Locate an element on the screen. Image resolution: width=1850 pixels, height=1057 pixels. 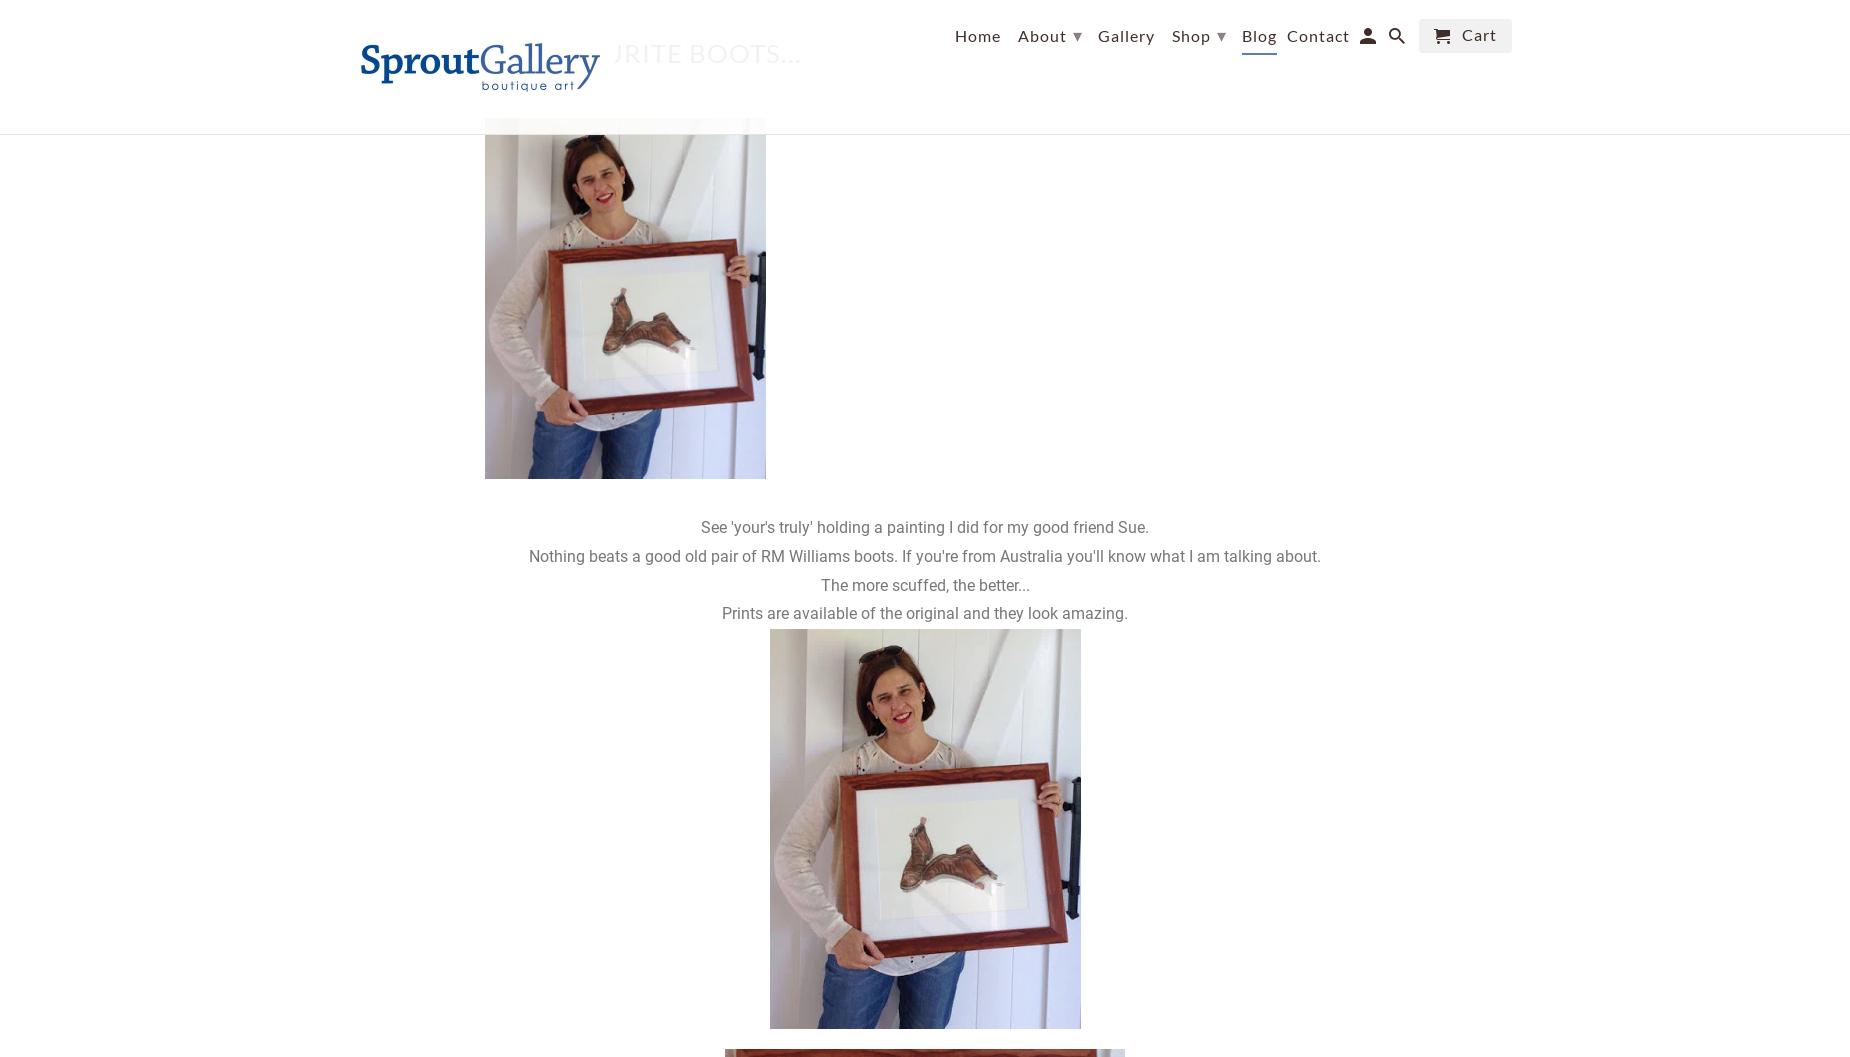
'Shop' is located at coordinates (1191, 35).